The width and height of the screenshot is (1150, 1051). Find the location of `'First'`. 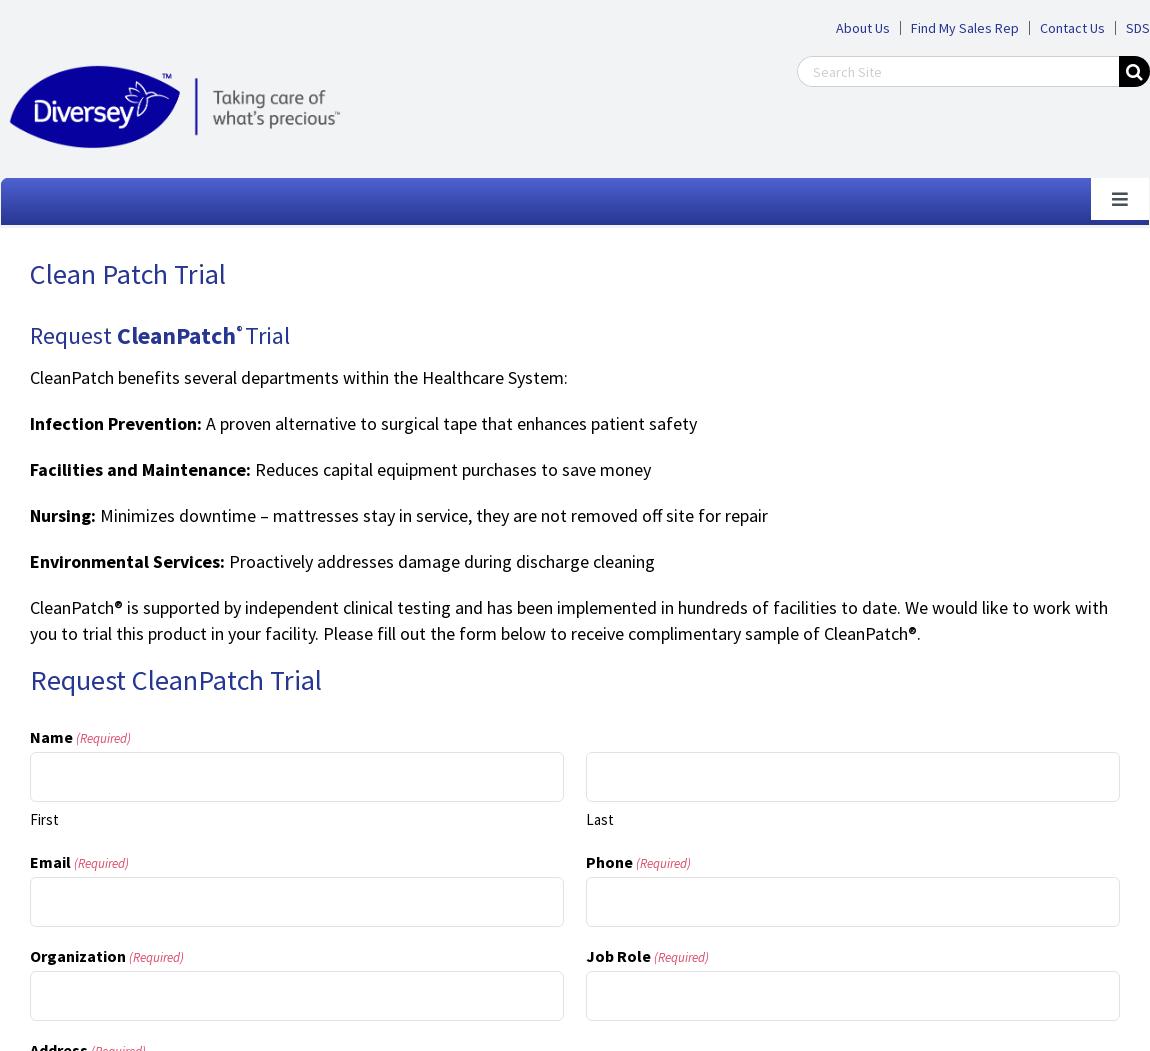

'First' is located at coordinates (42, 819).